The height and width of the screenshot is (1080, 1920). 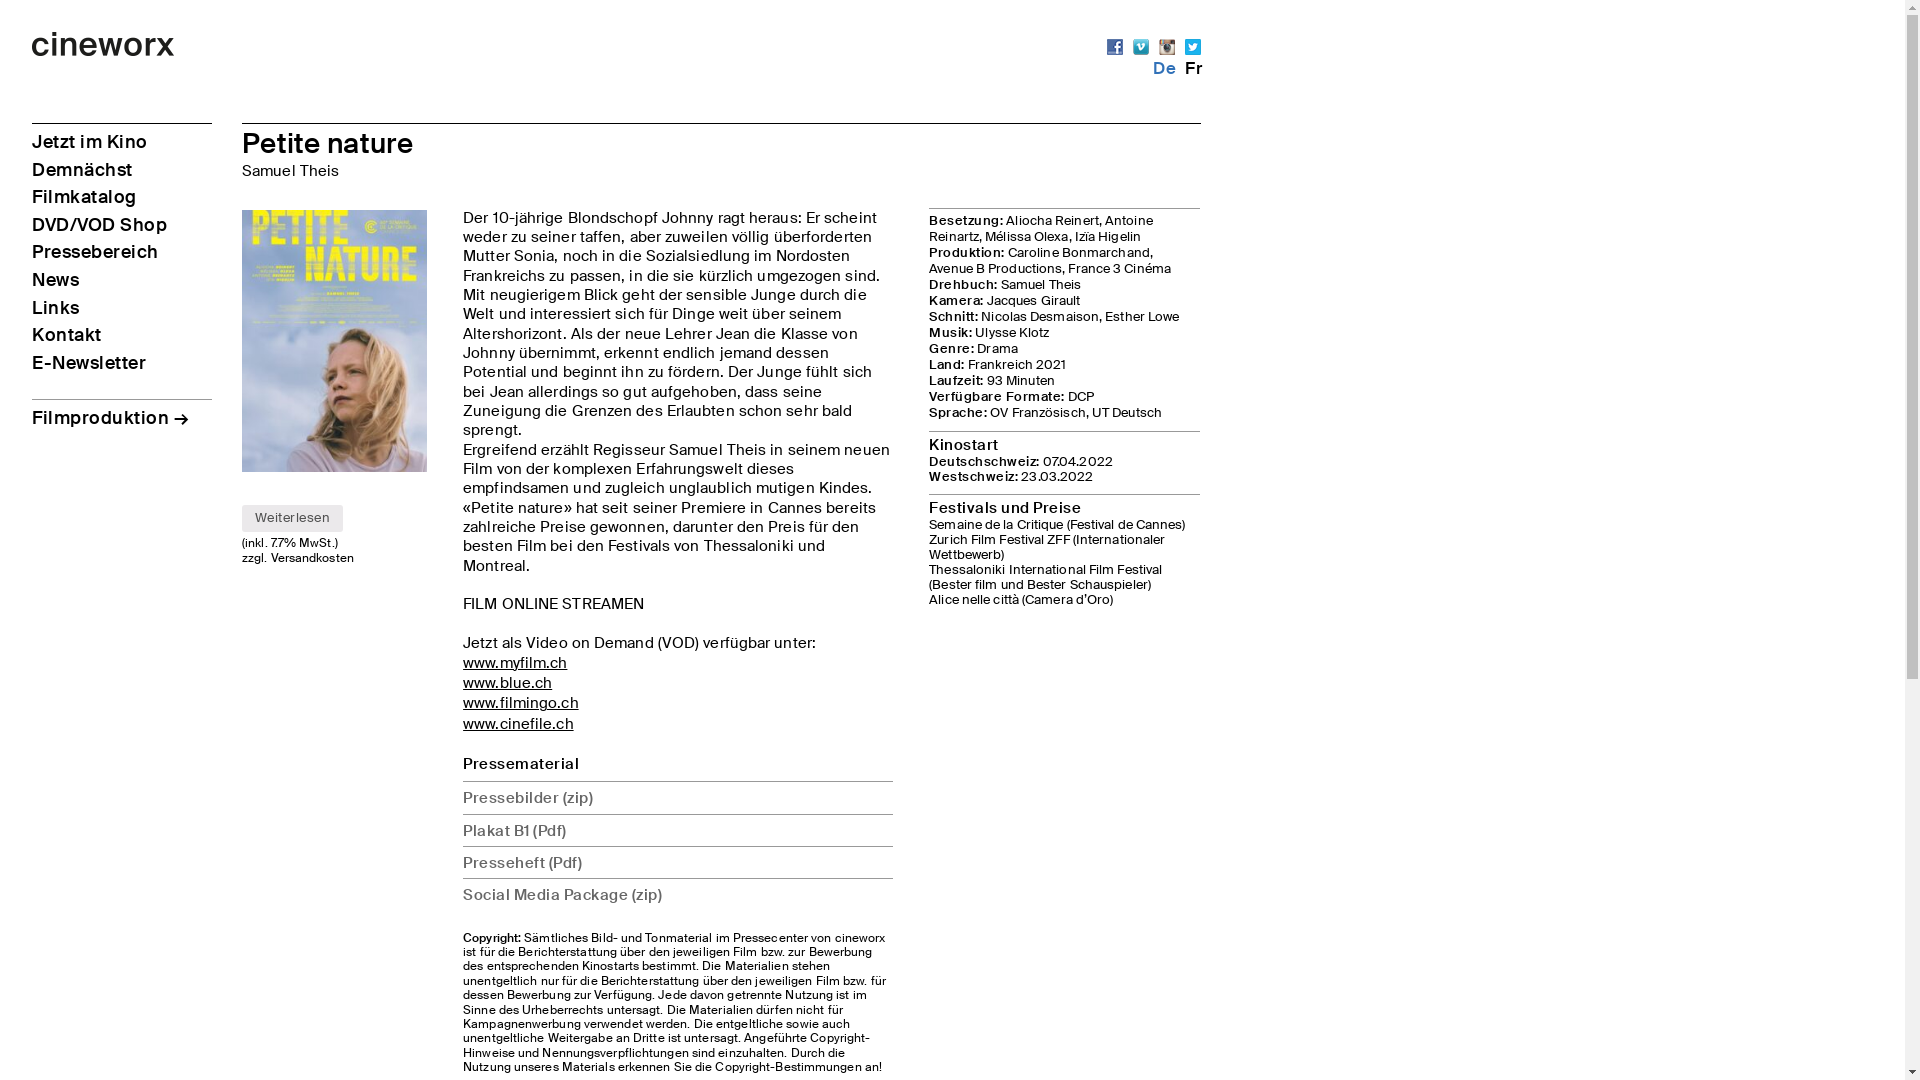 I want to click on ' Instagram', so click(x=1166, y=45).